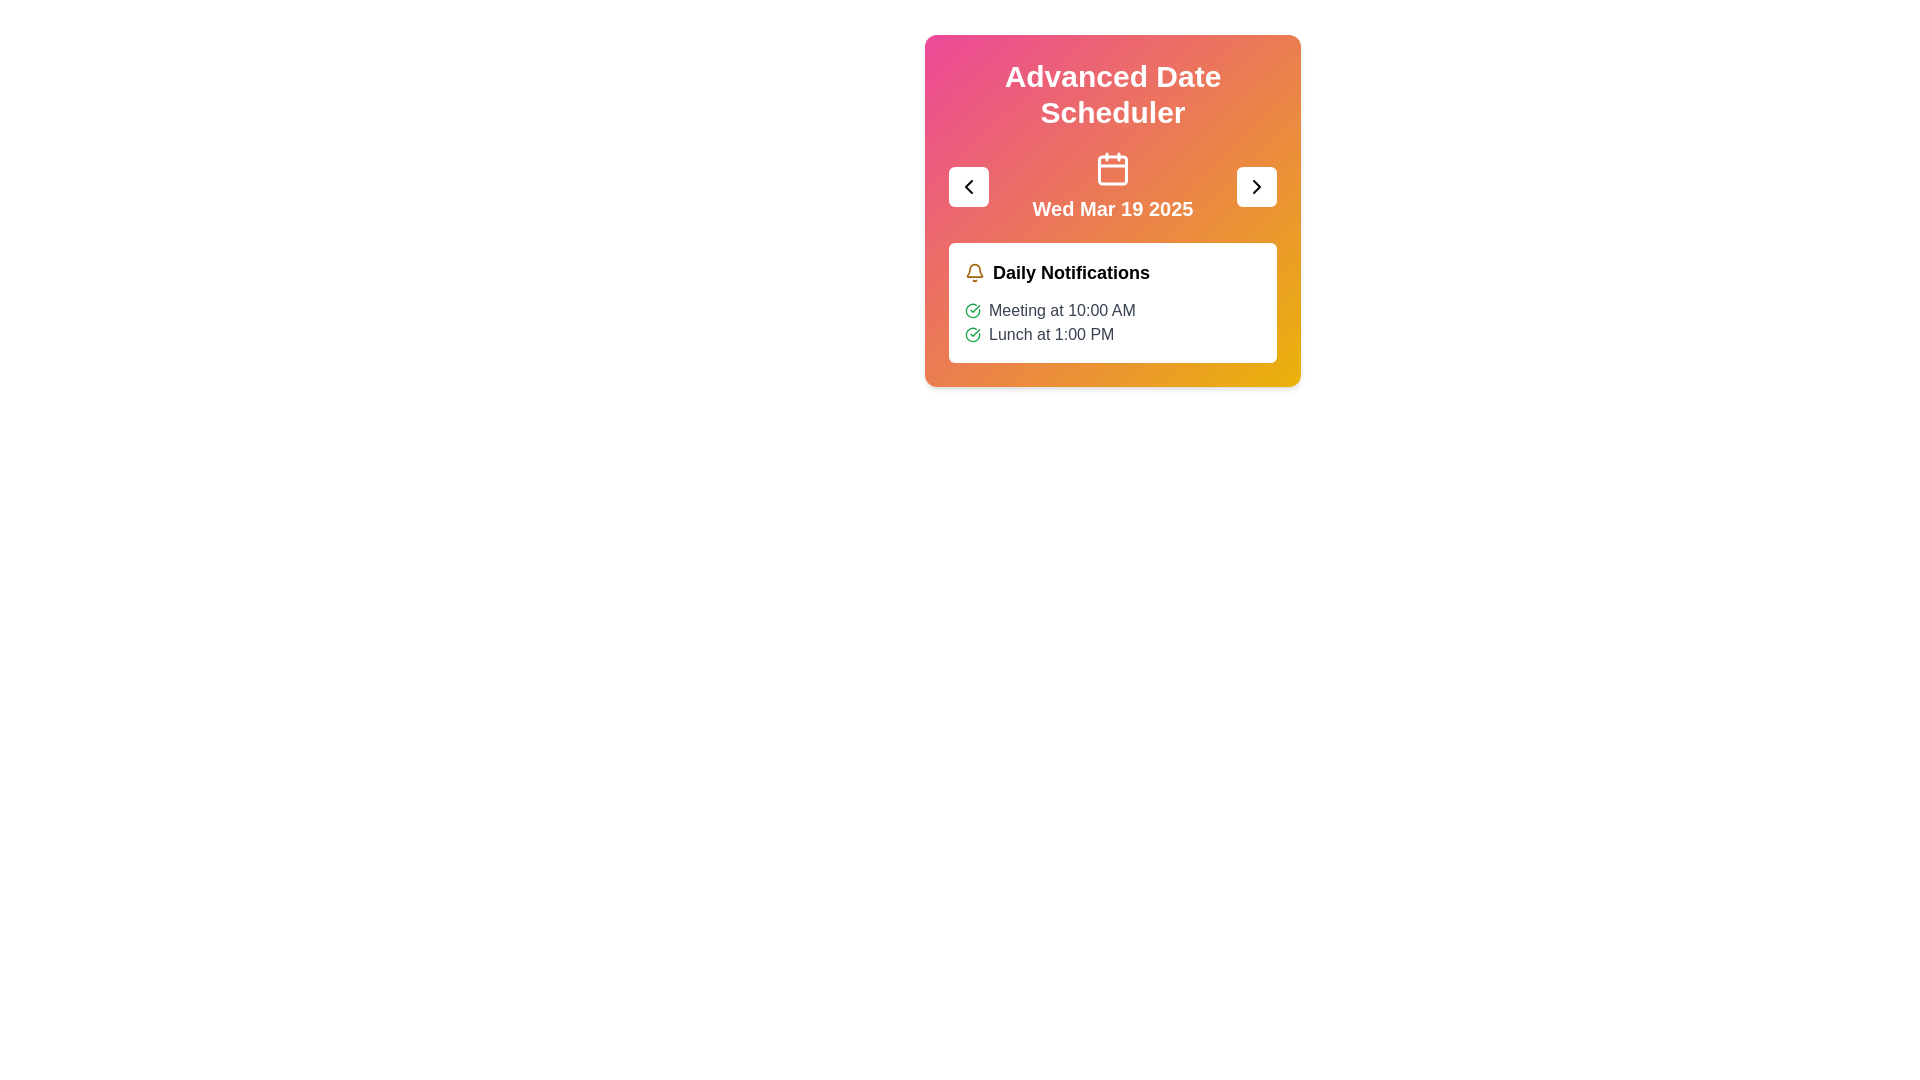 The height and width of the screenshot is (1080, 1920). I want to click on the left-pointing navigational chevron icon in the card header to move to the previous section, so click(969, 186).